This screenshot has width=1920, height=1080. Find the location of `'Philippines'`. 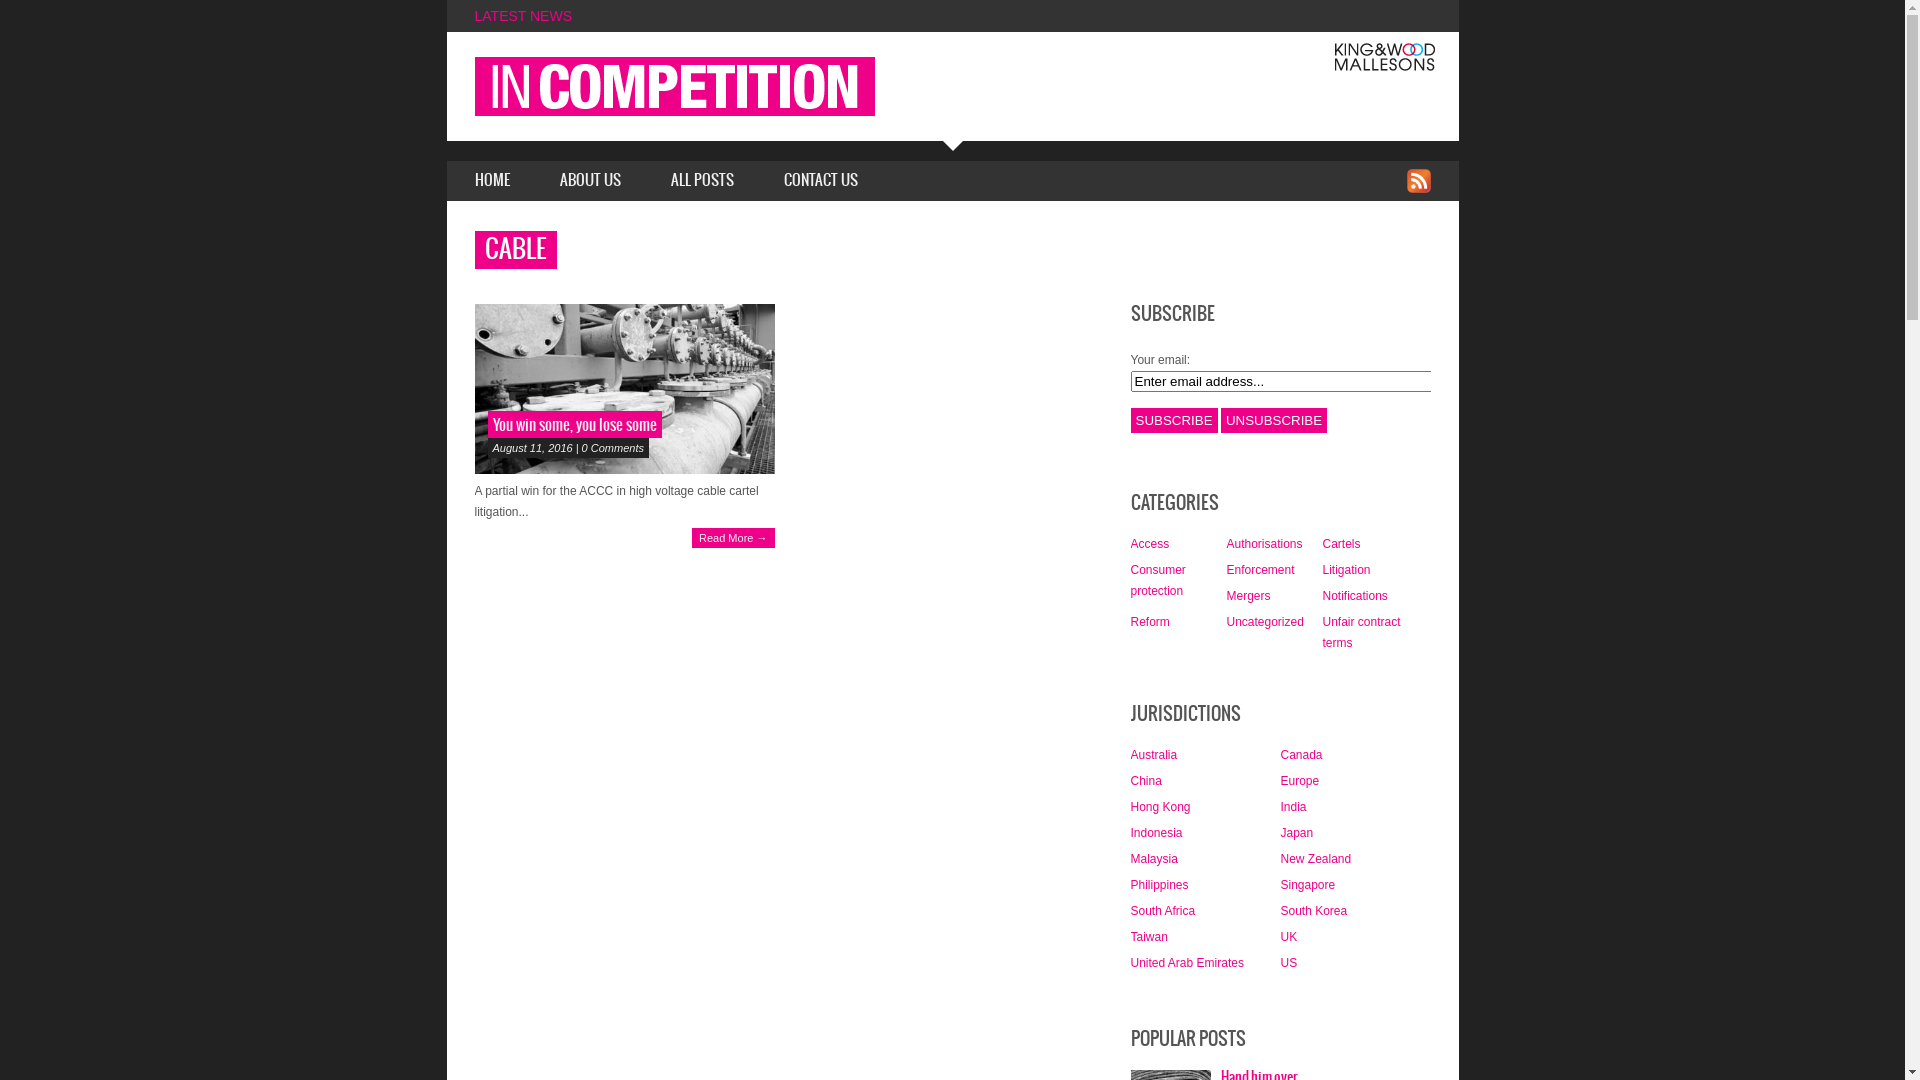

'Philippines' is located at coordinates (1129, 883).